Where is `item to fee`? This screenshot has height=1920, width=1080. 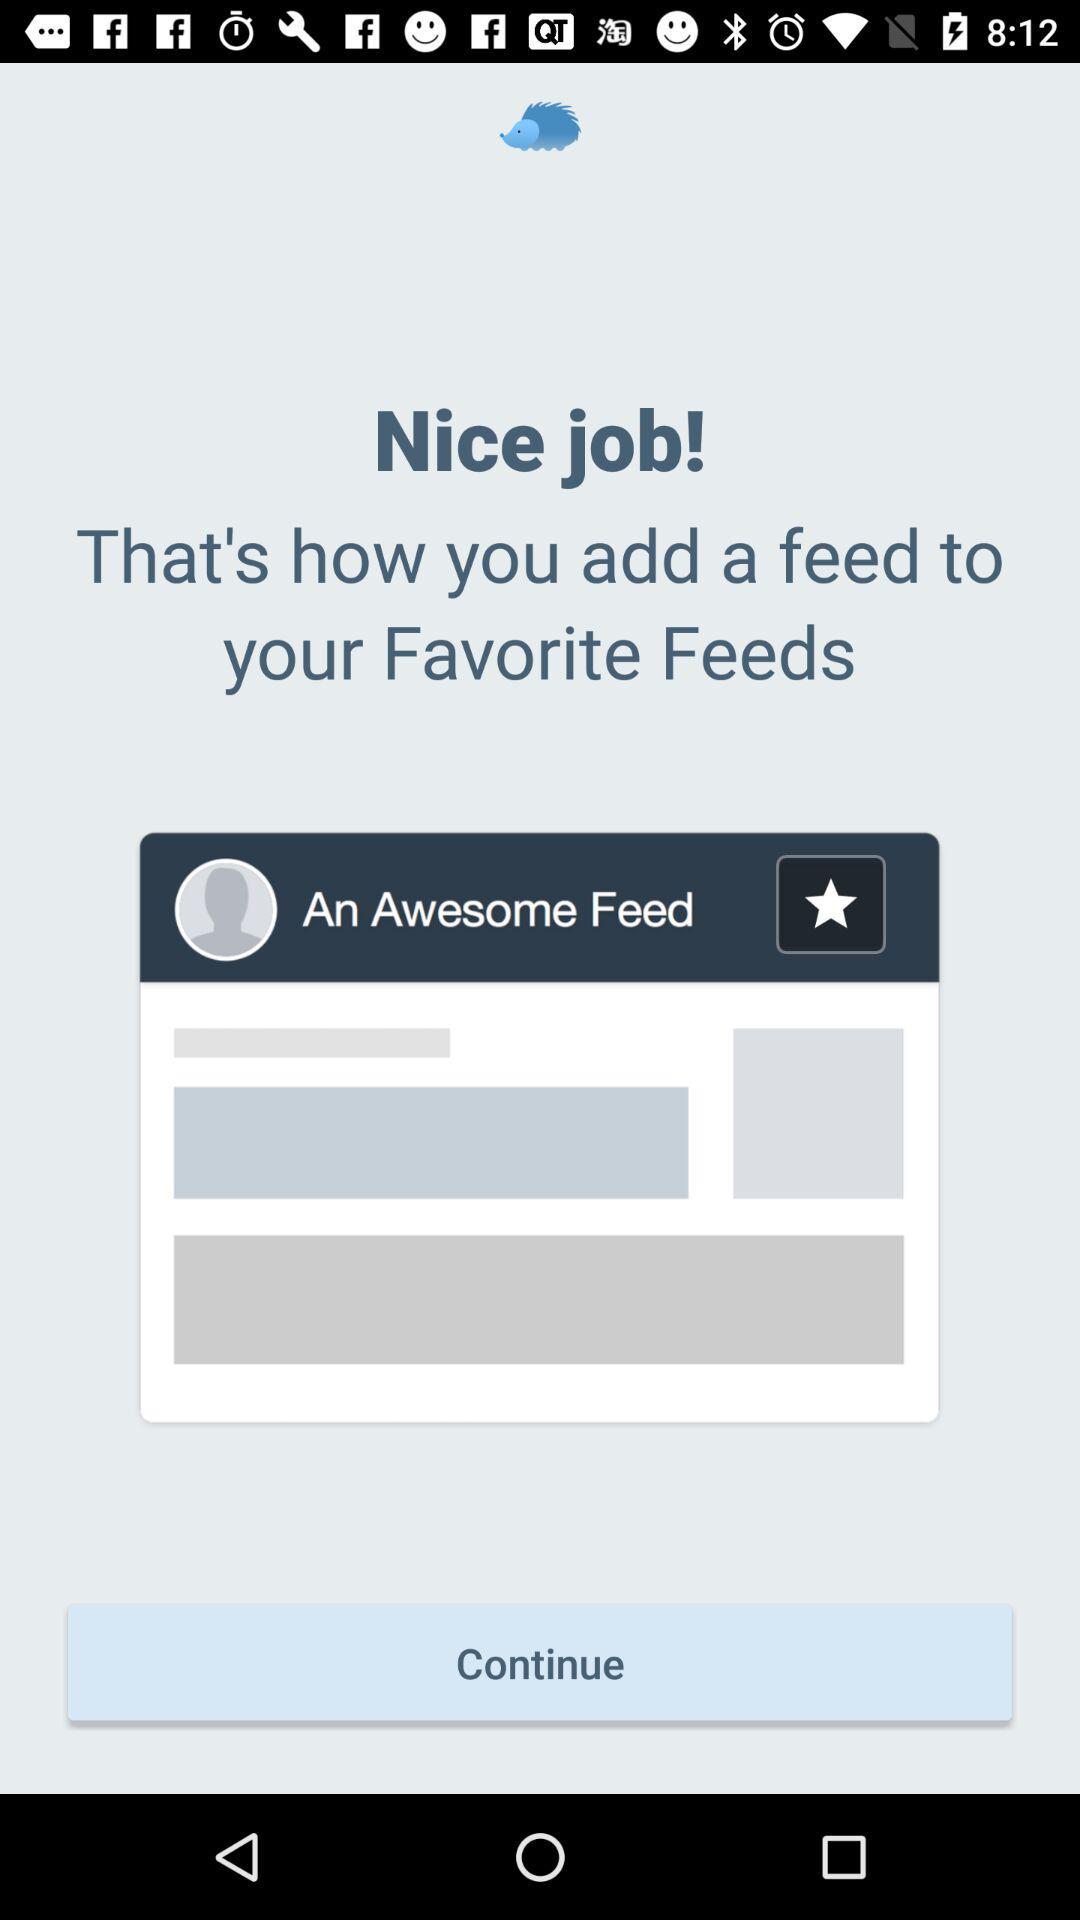
item to fee is located at coordinates (830, 903).